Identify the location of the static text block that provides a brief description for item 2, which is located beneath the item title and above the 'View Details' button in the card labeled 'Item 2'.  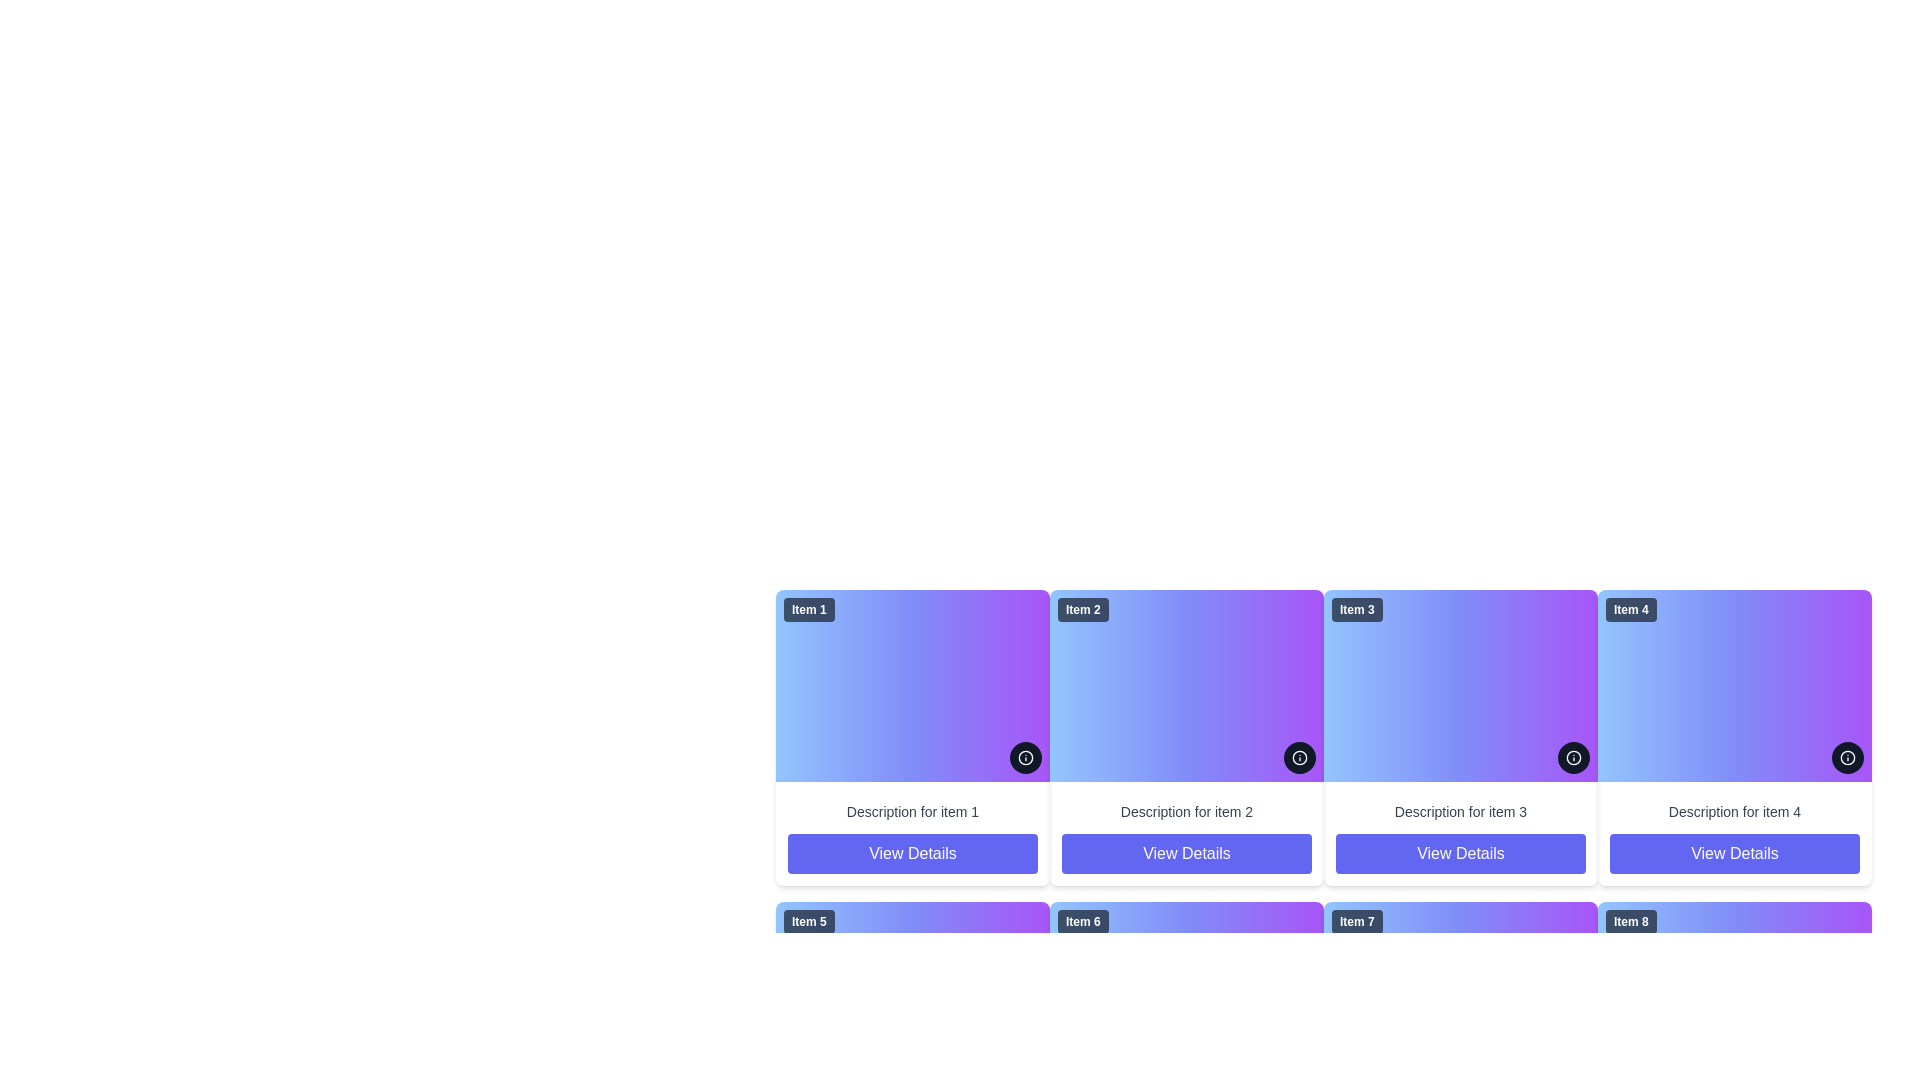
(1186, 812).